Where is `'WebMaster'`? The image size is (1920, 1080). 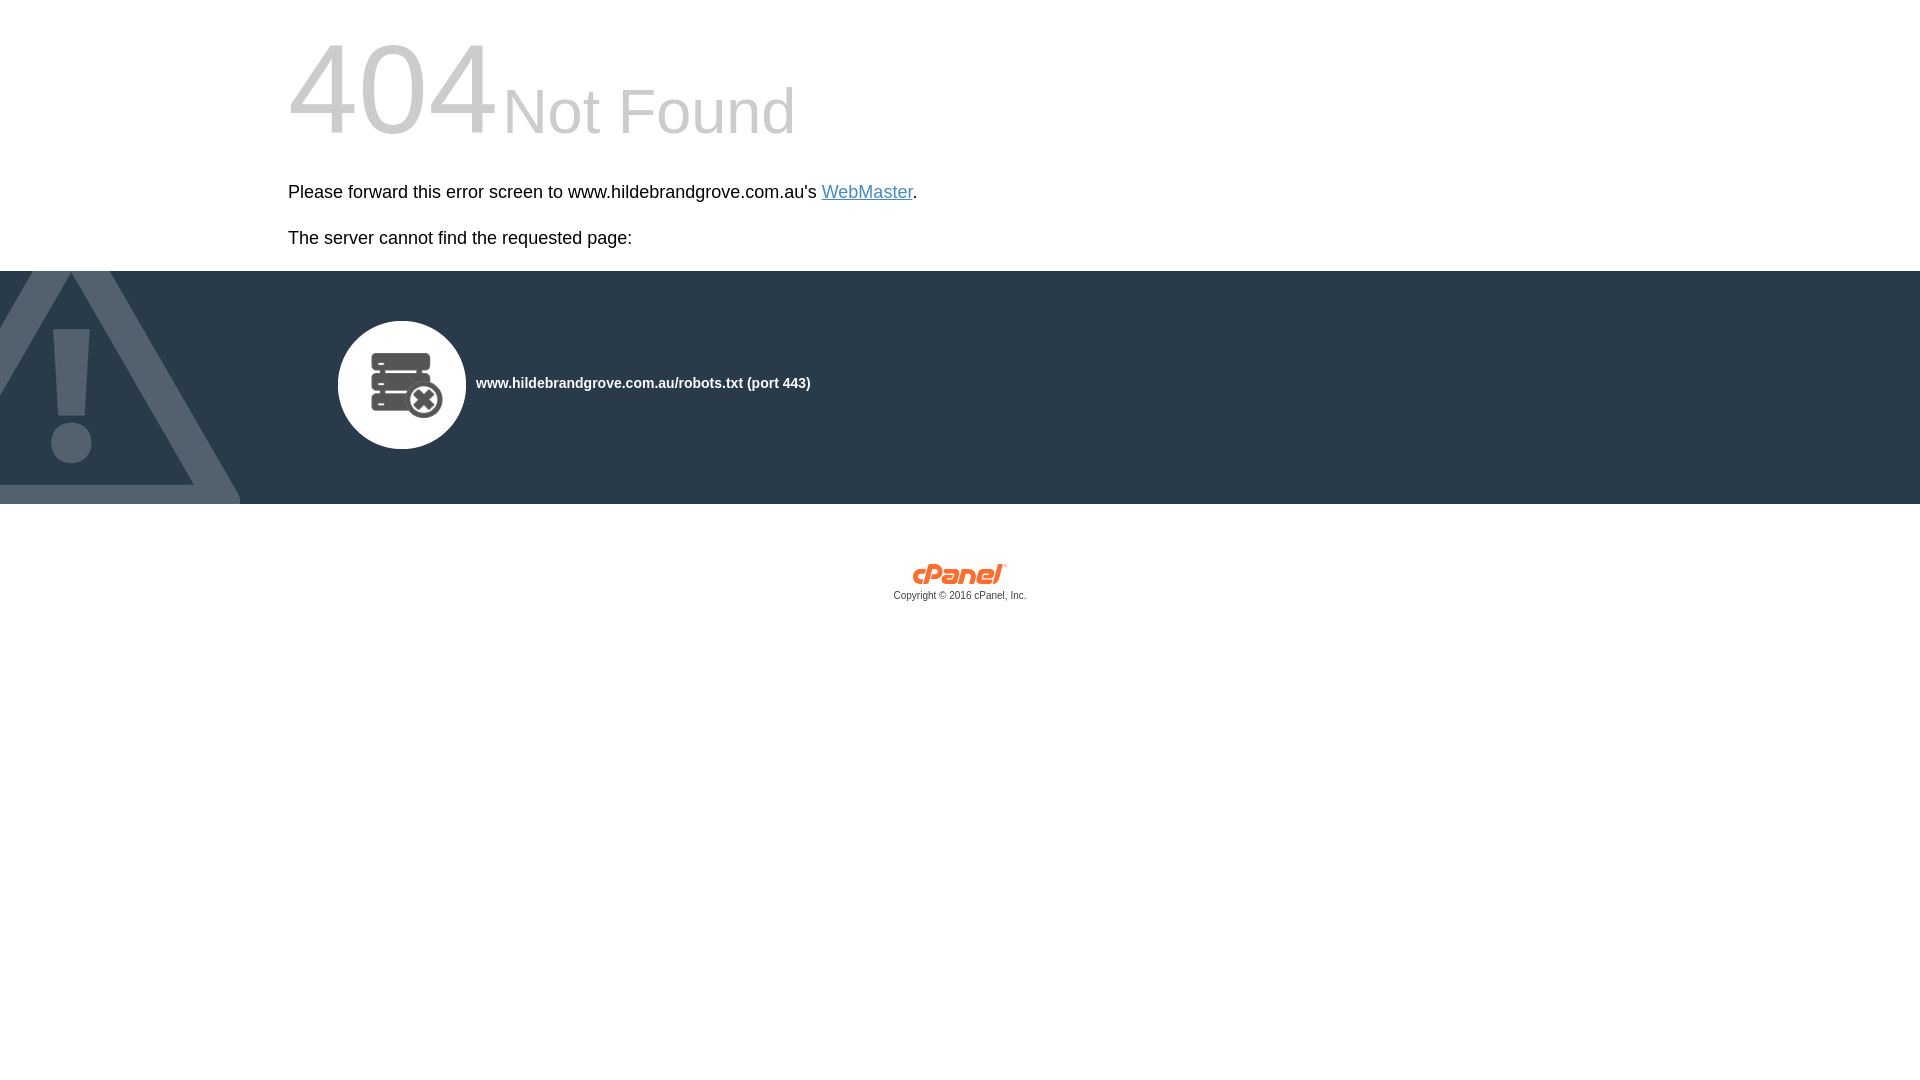
'WebMaster' is located at coordinates (821, 192).